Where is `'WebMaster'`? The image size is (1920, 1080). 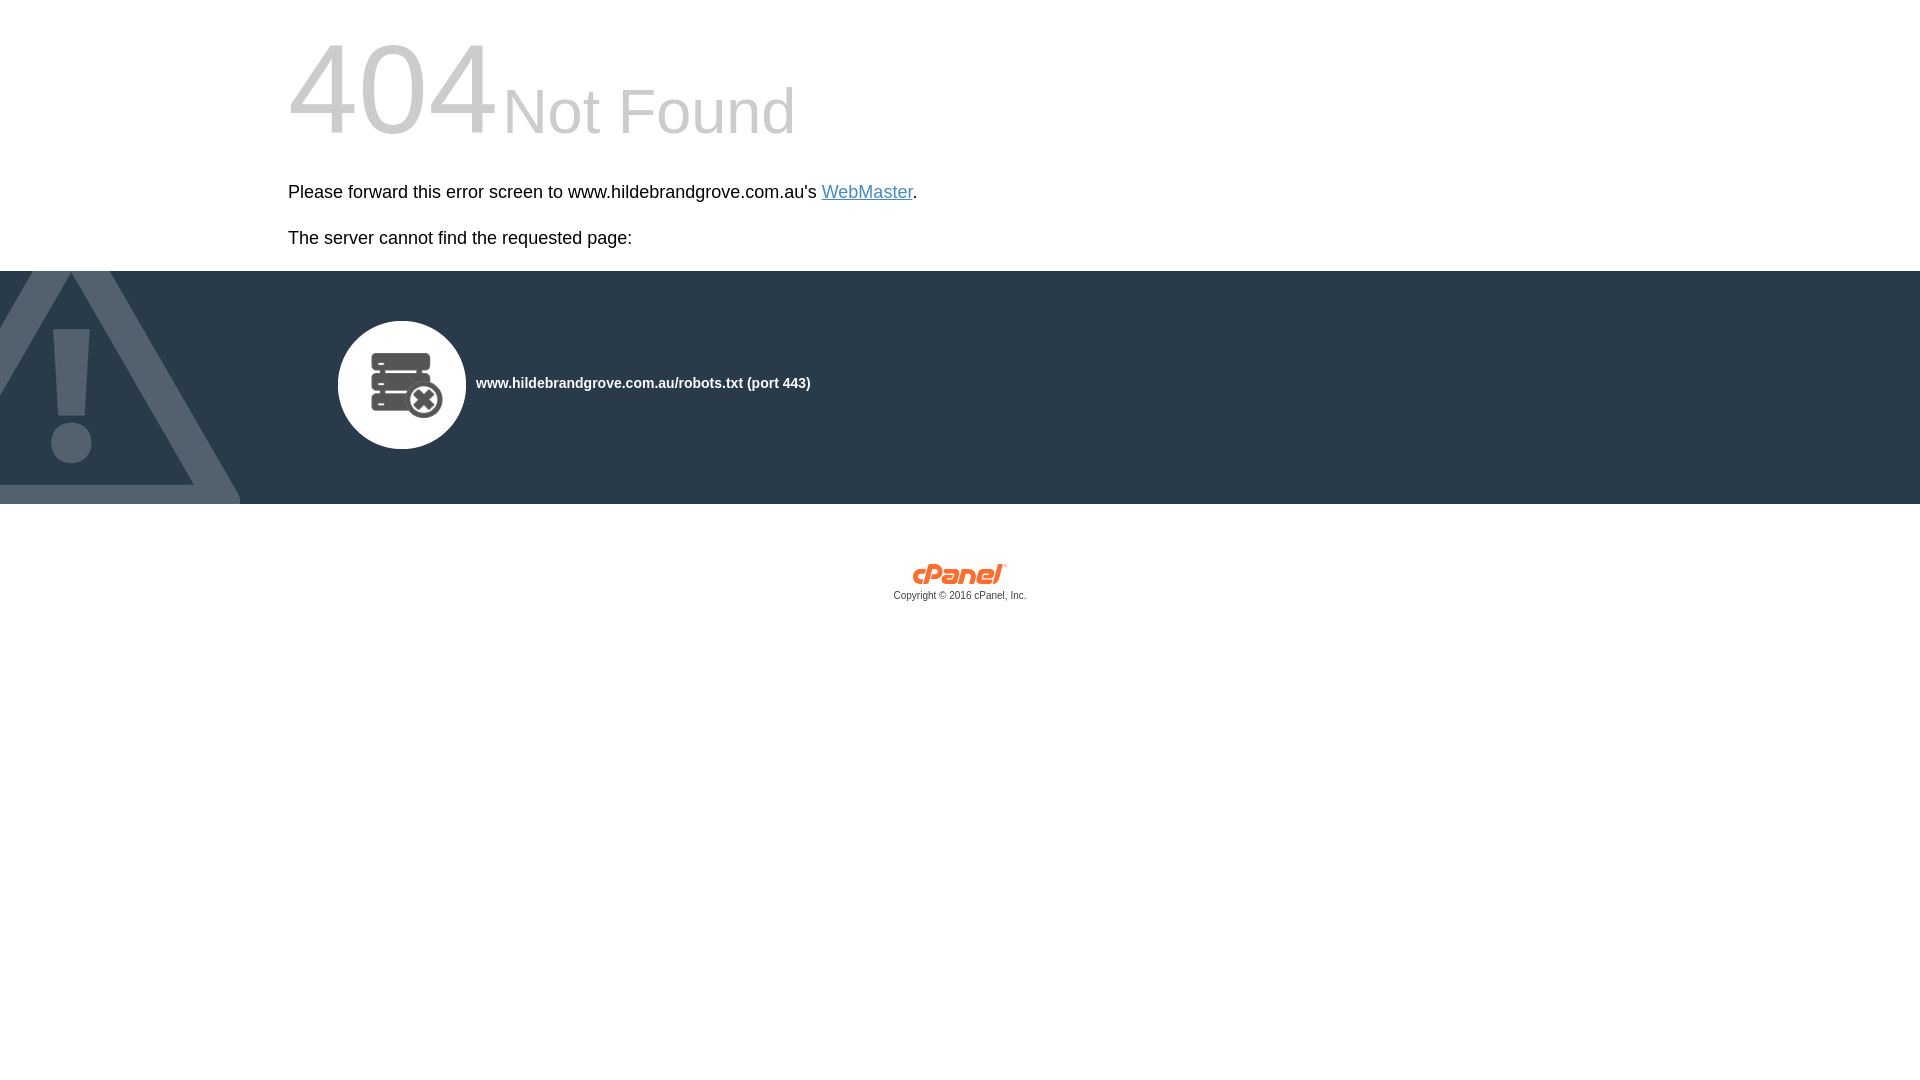
'WebMaster' is located at coordinates (821, 192).